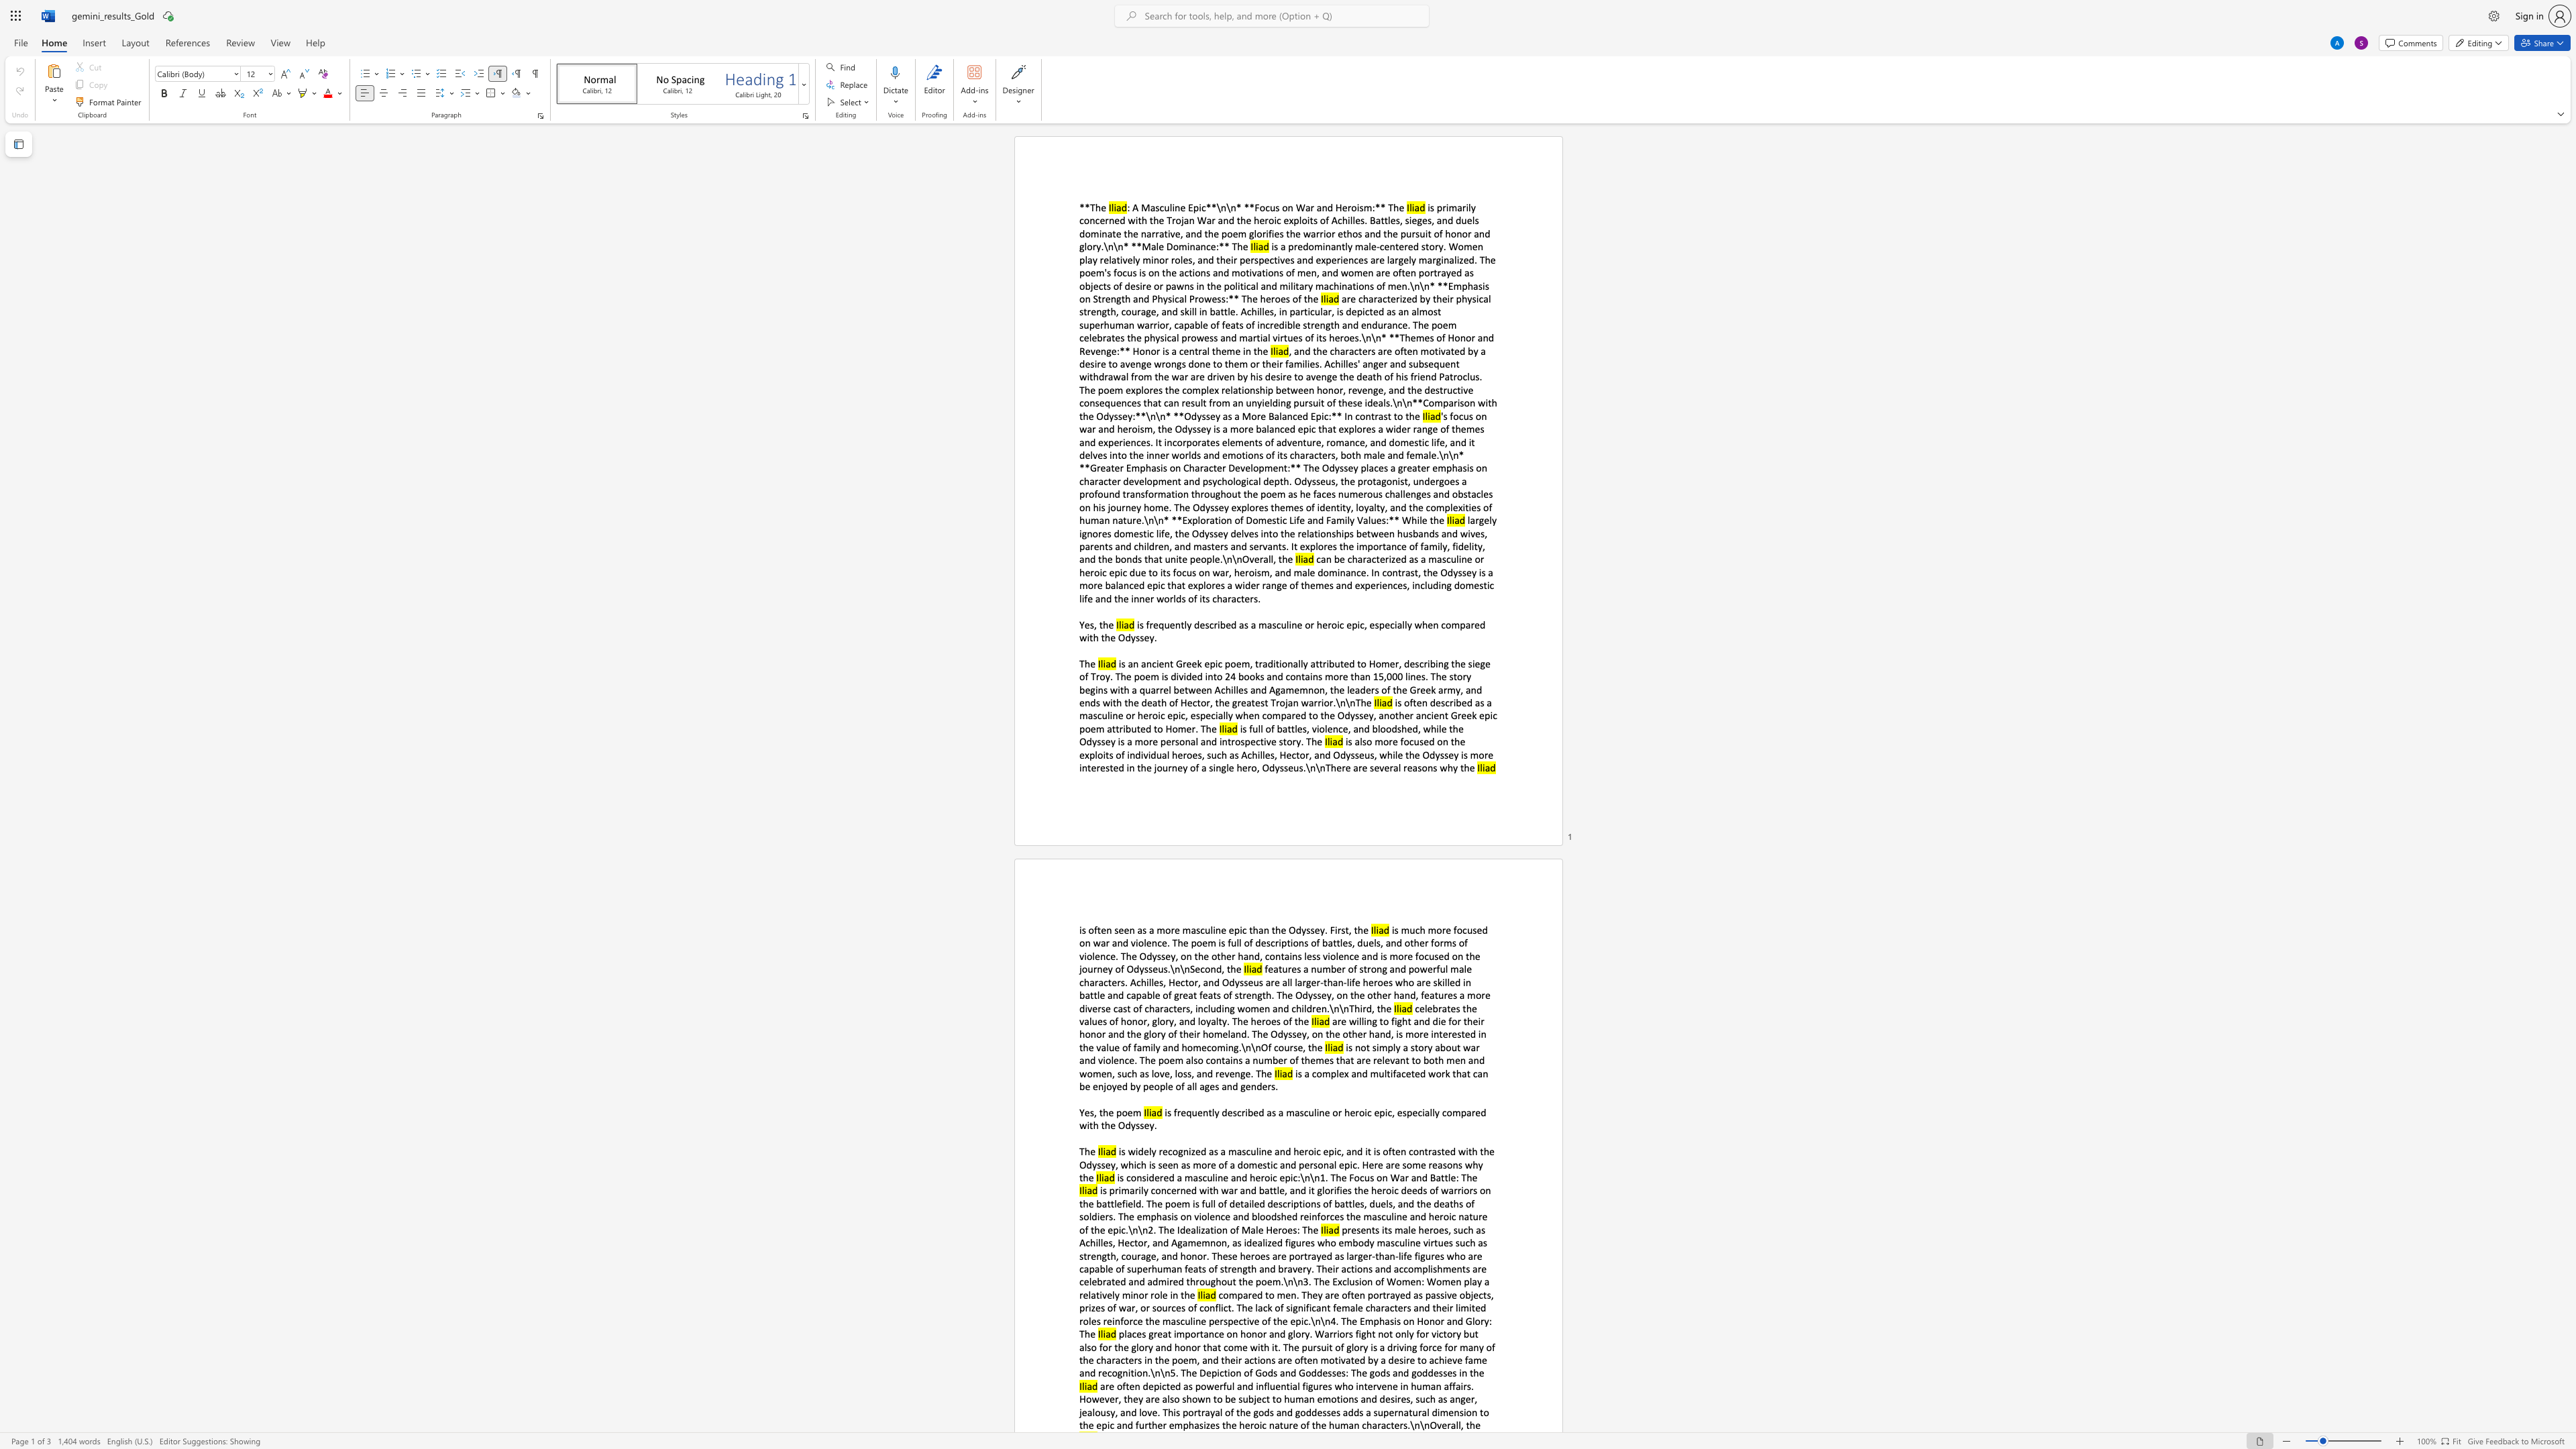 The height and width of the screenshot is (1449, 2576). What do you see at coordinates (1322, 663) in the screenshot?
I see `the subset text "ributed to Home" within the text "is an ancient Greek epic poem, traditionally attributed to Homer, describing the siege of Troy. The poem is divided into 24 books and contains more than 15,000 lines. The story begins with a quarrel between Achilles and Agamemnon, the leaders of the Greek army, and ends with the death of Hector, the greatest Trojan warrior.\n\nThe"` at bounding box center [1322, 663].